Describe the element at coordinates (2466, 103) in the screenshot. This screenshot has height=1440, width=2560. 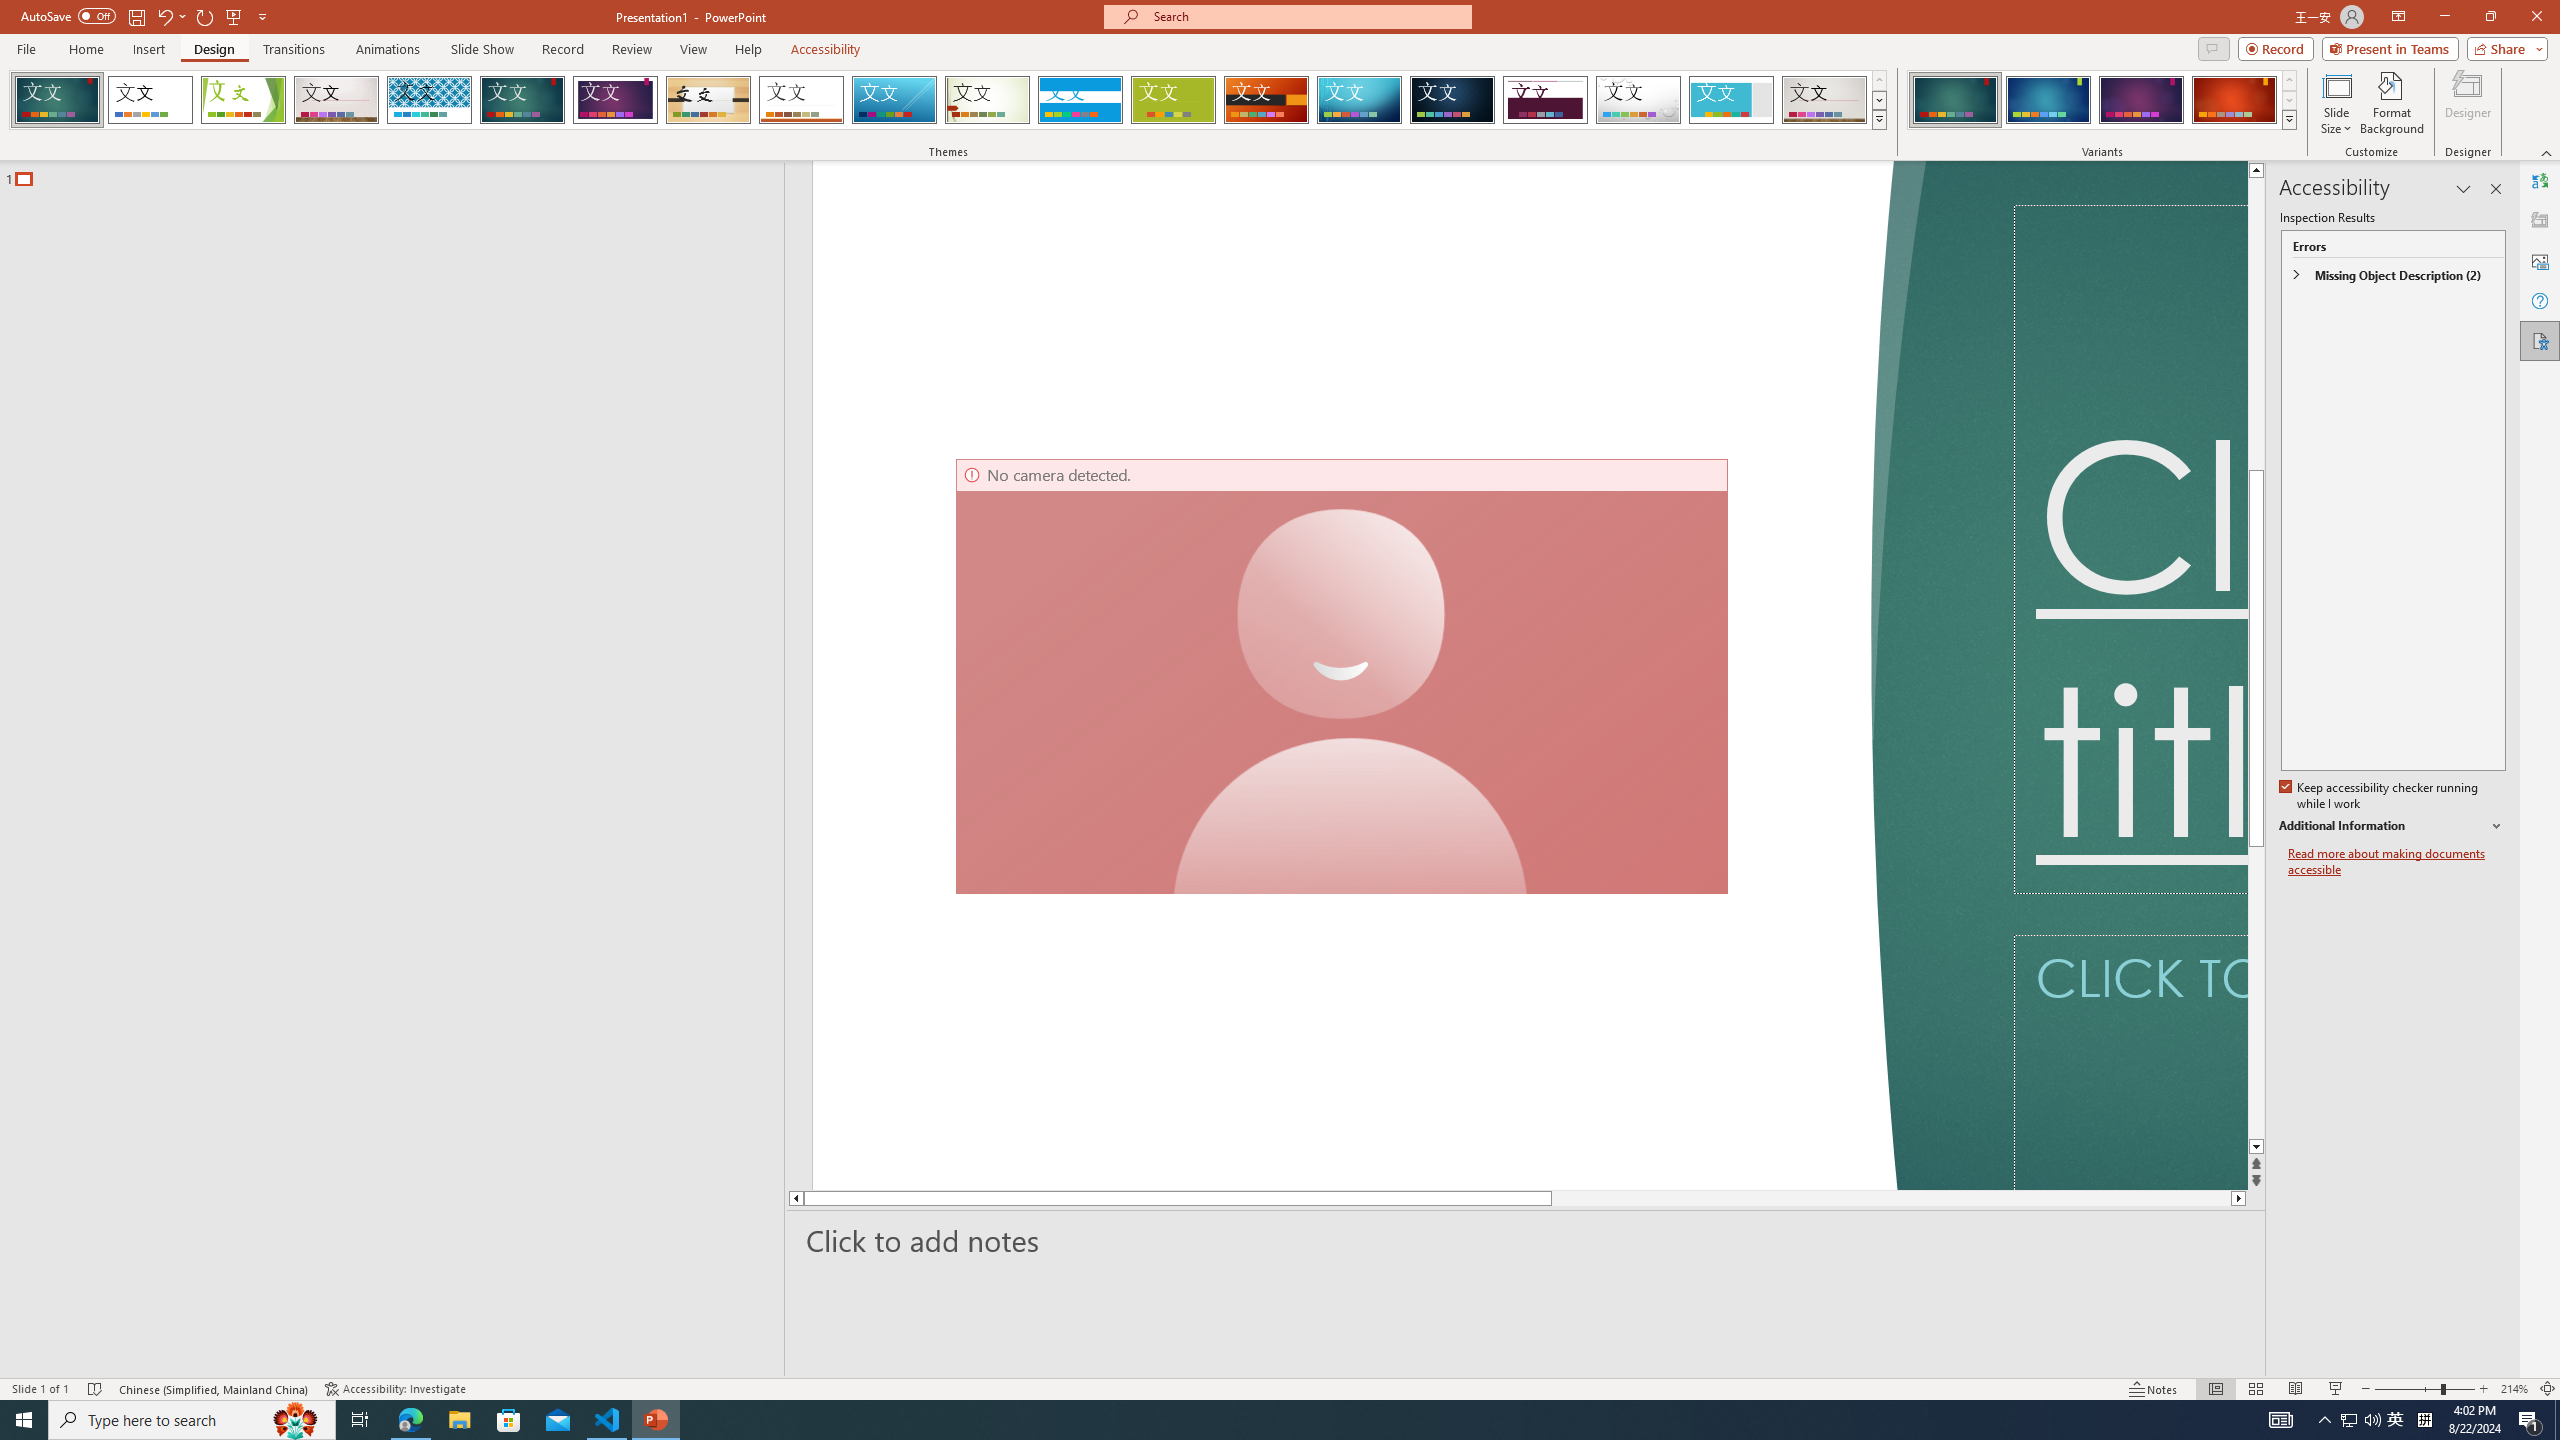
I see `'Designer'` at that location.